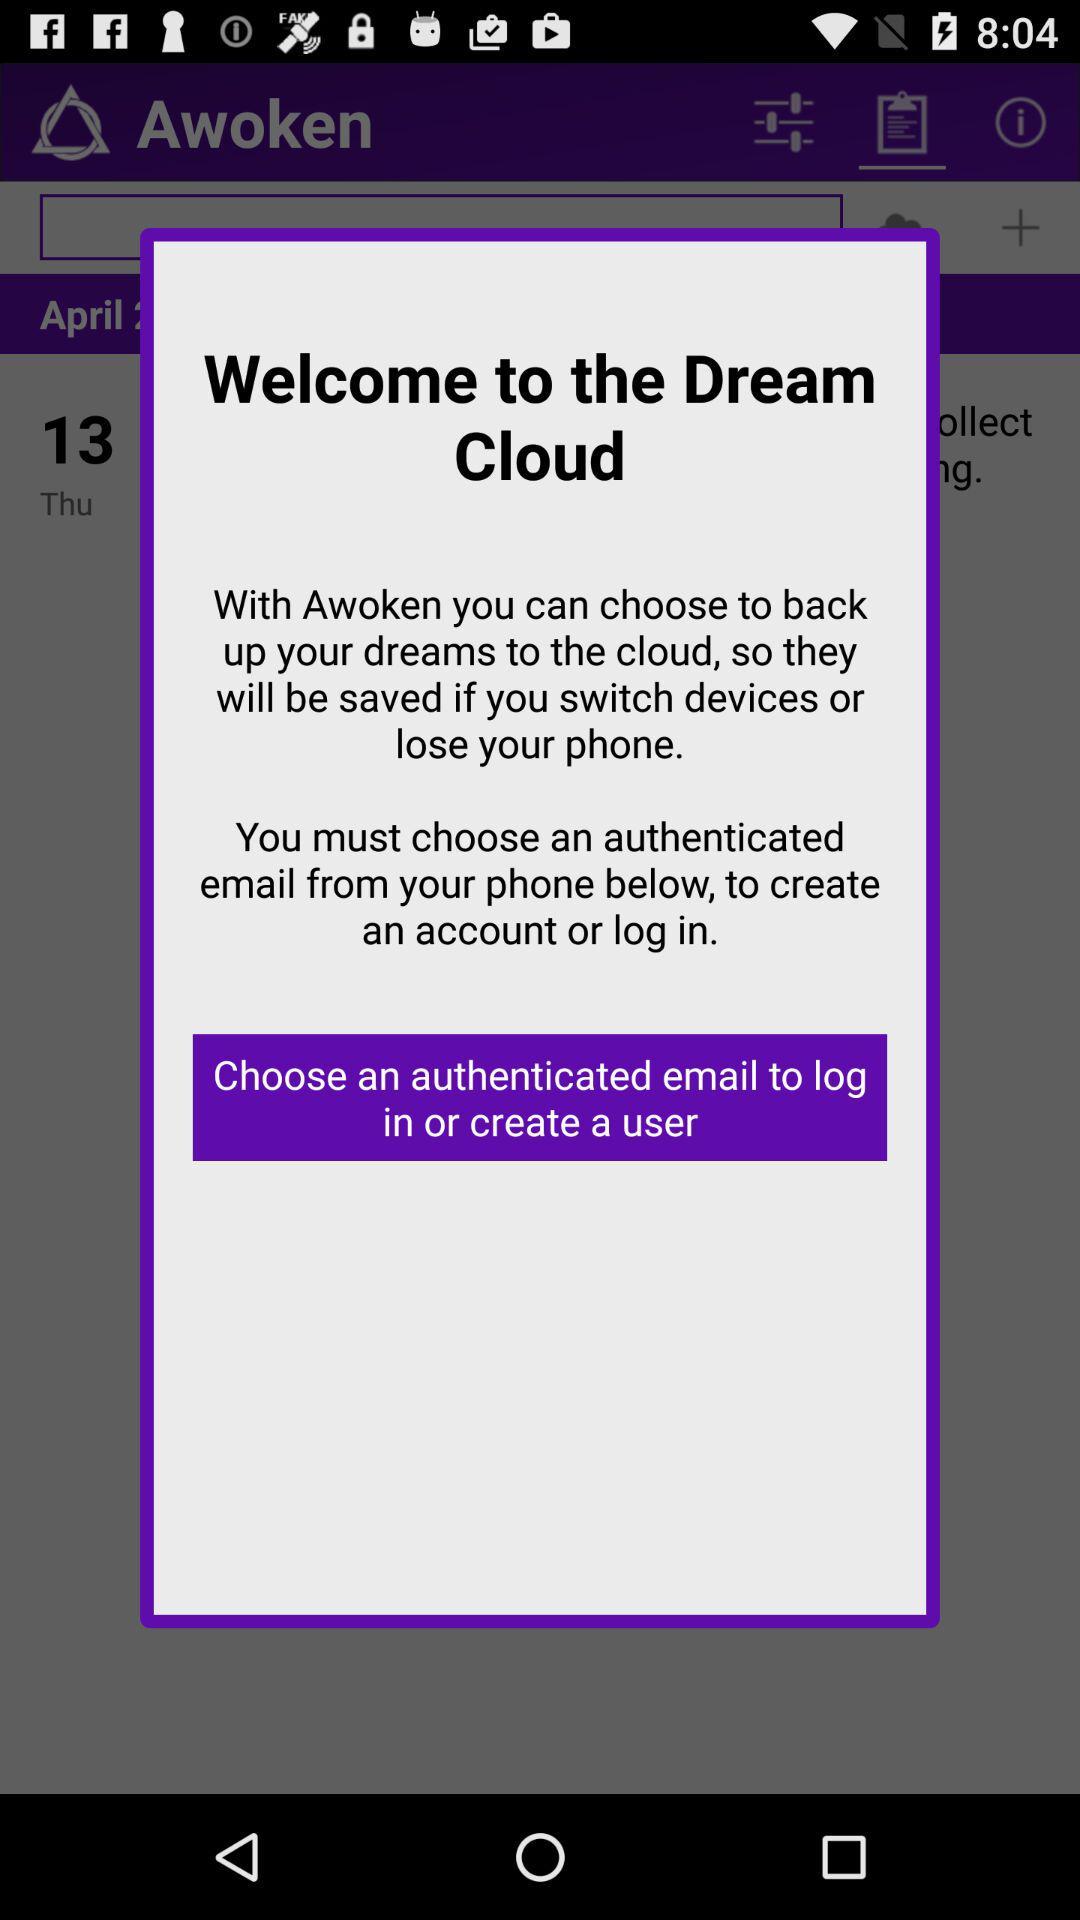 The image size is (1080, 1920). Describe the element at coordinates (540, 1096) in the screenshot. I see `item below the with awoken you app` at that location.